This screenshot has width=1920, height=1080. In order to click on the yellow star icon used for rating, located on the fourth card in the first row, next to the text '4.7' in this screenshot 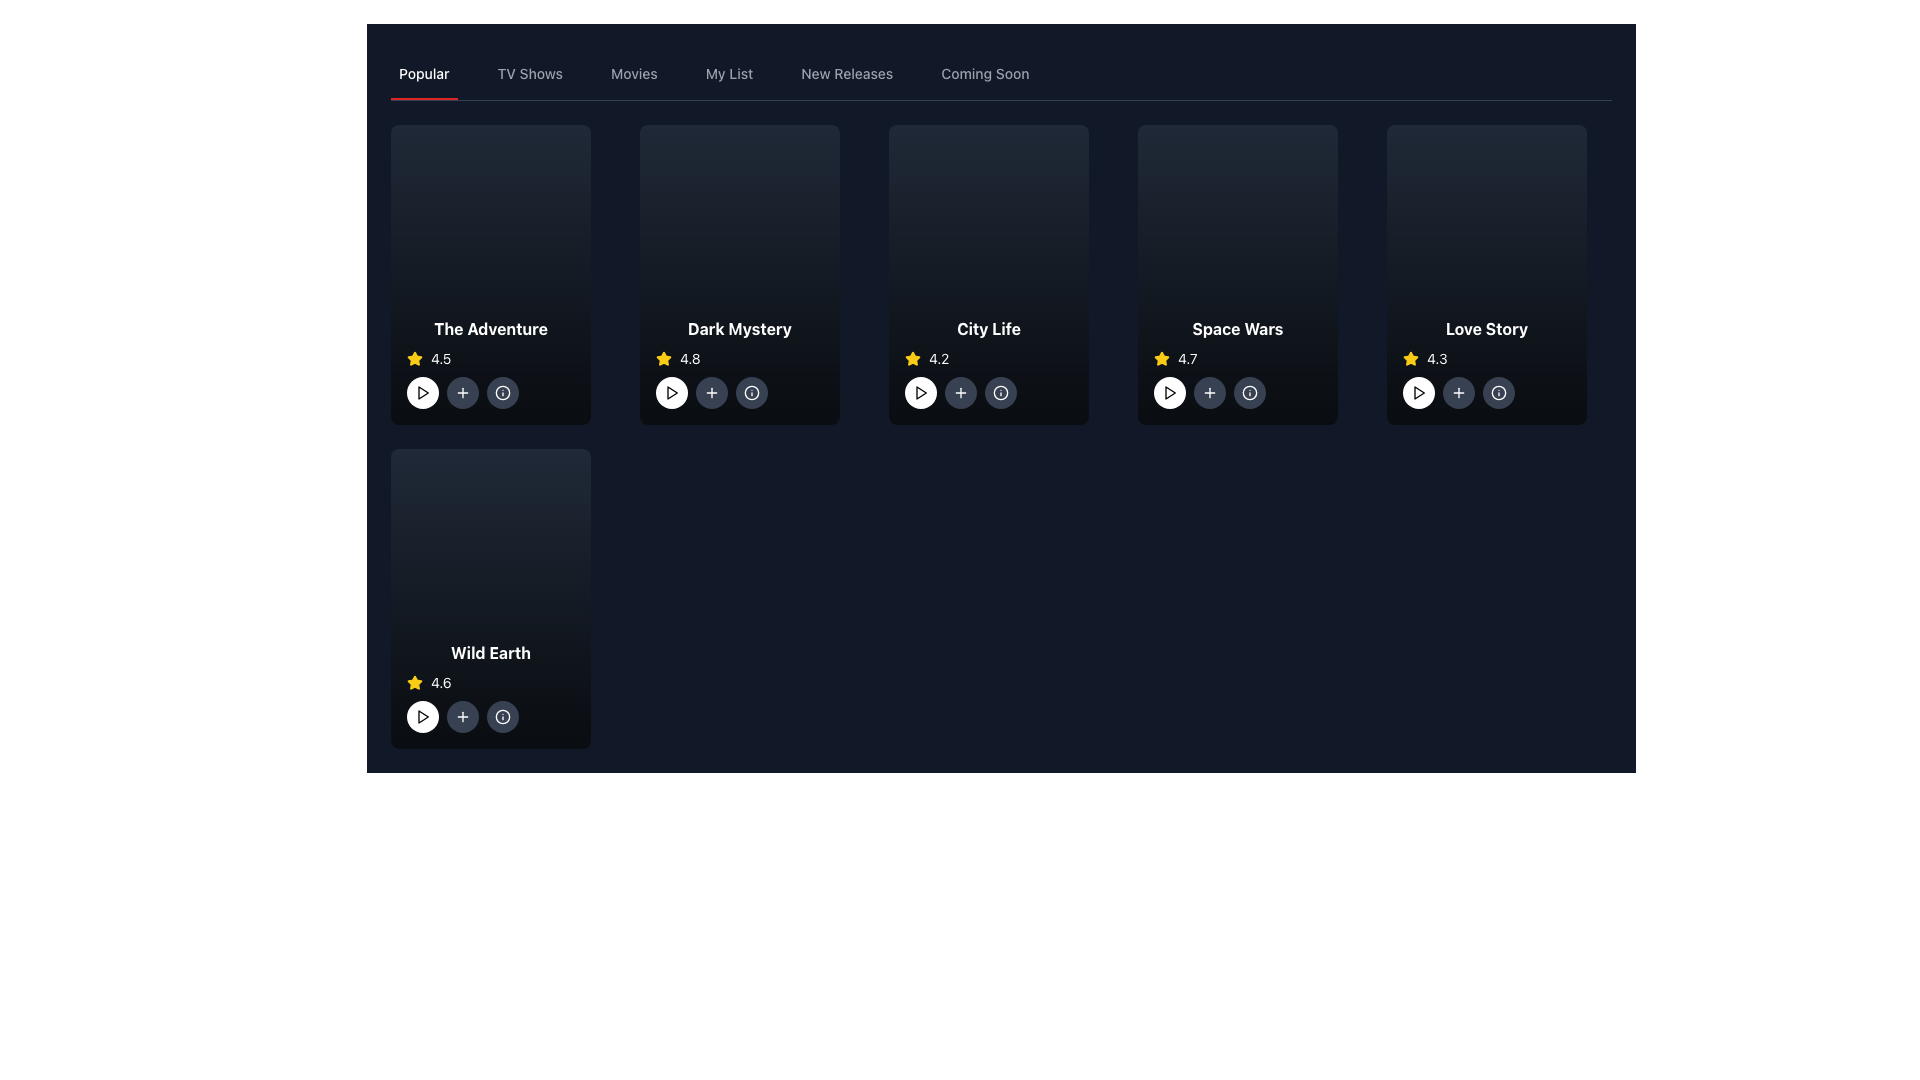, I will do `click(663, 357)`.